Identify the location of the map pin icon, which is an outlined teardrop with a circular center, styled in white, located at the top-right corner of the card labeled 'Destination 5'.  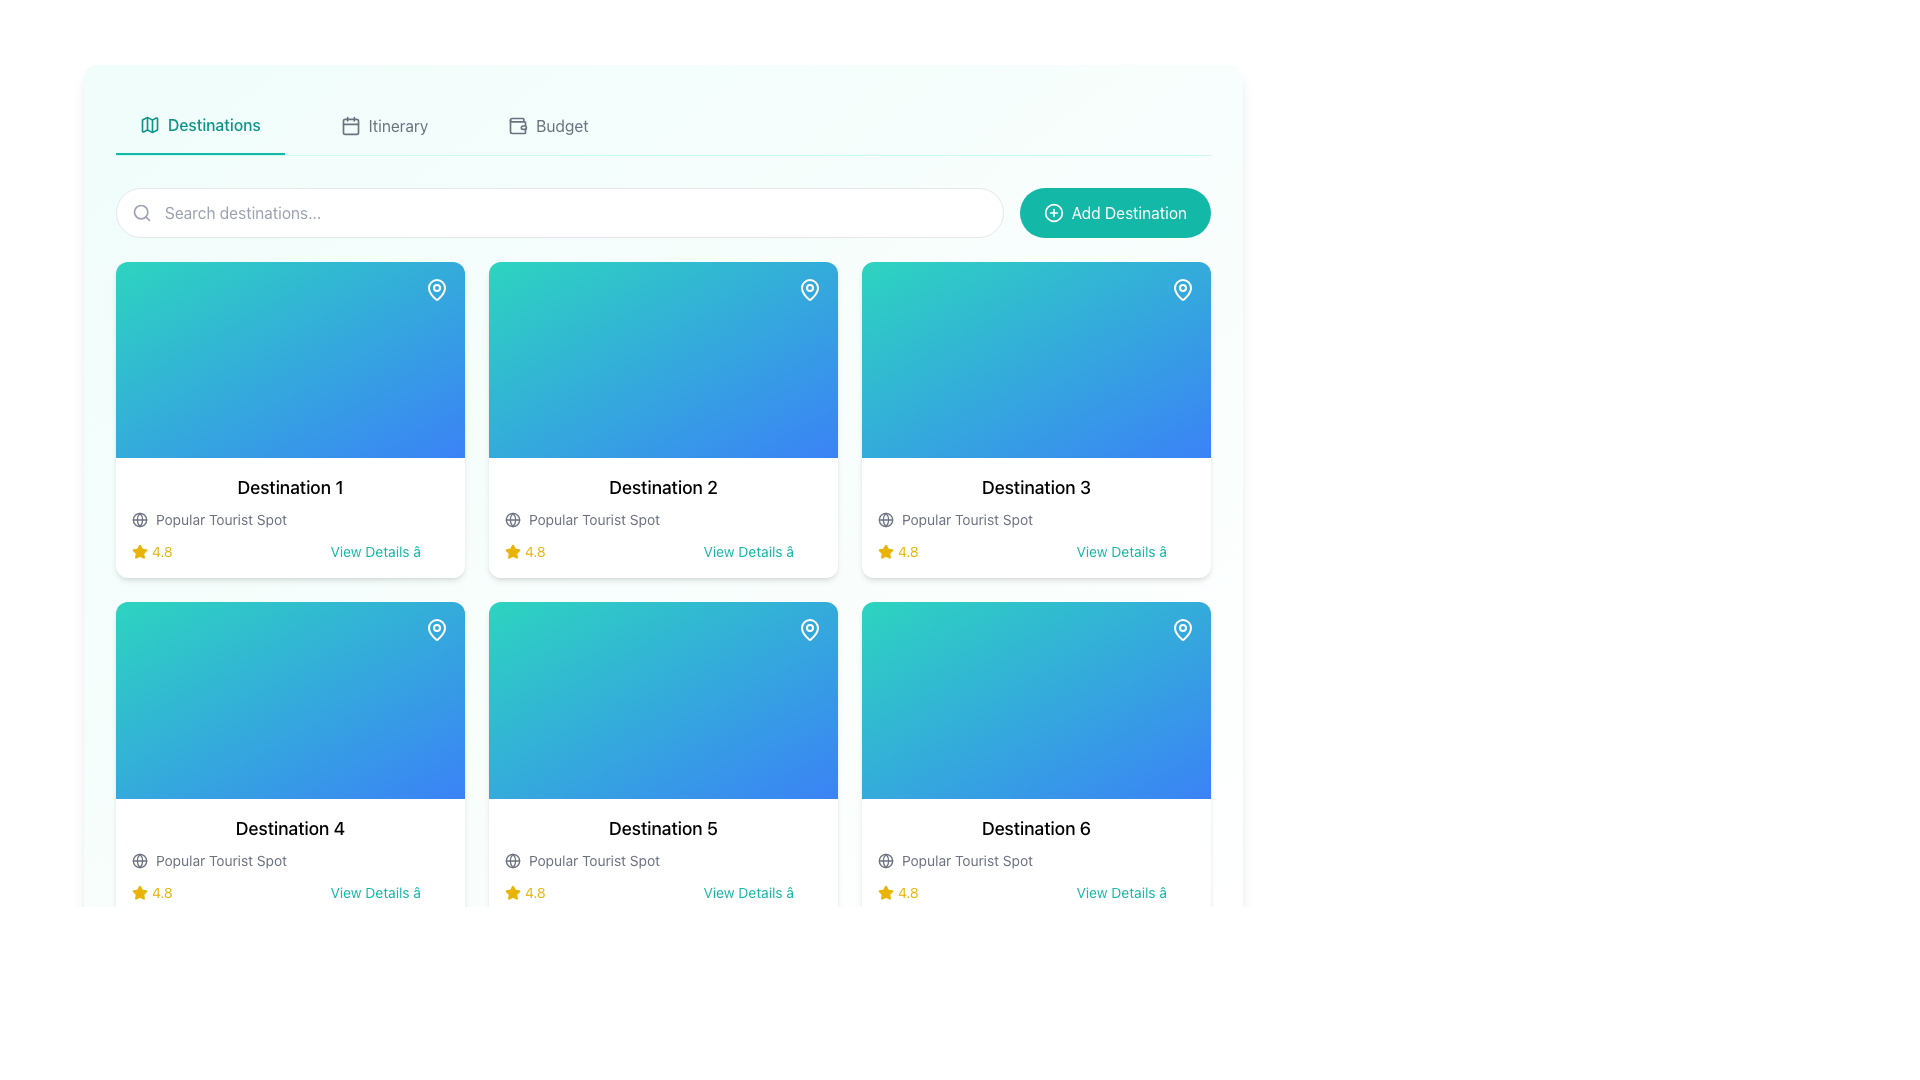
(810, 628).